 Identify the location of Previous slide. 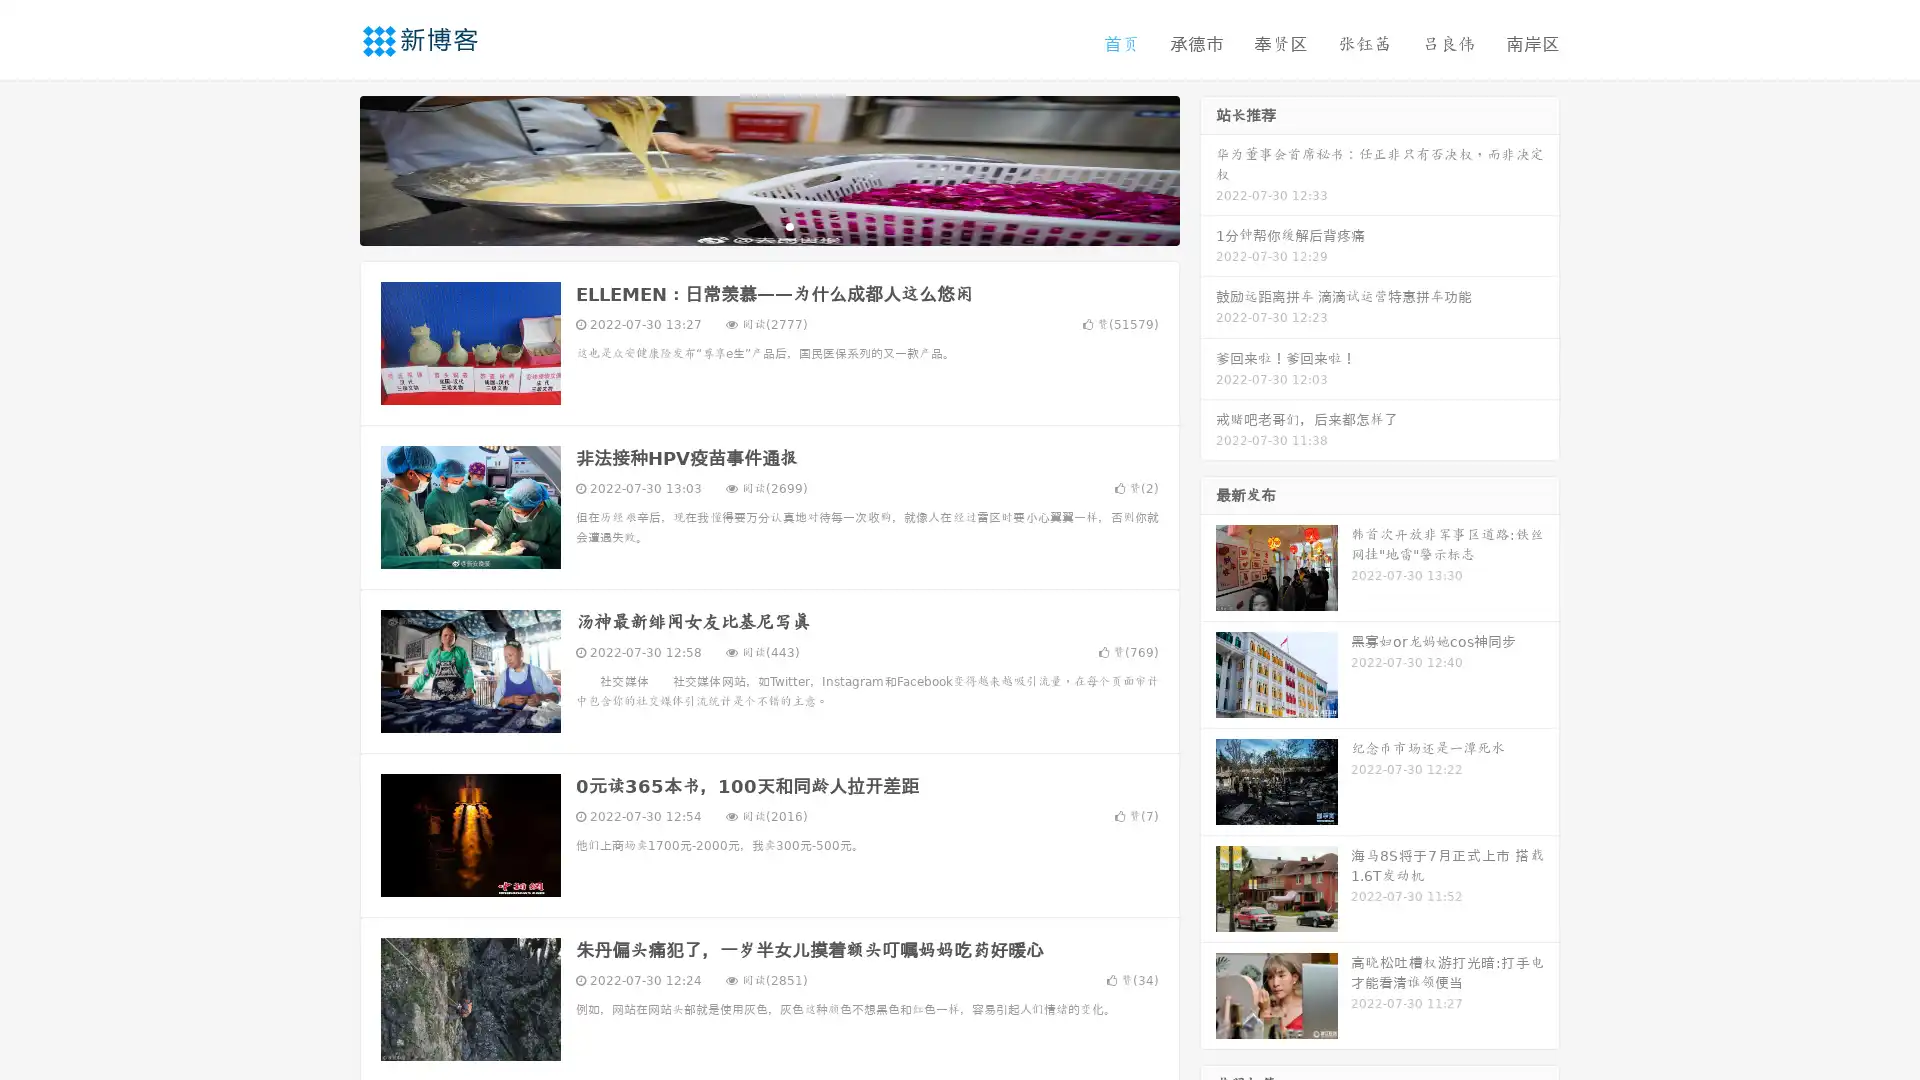
(330, 168).